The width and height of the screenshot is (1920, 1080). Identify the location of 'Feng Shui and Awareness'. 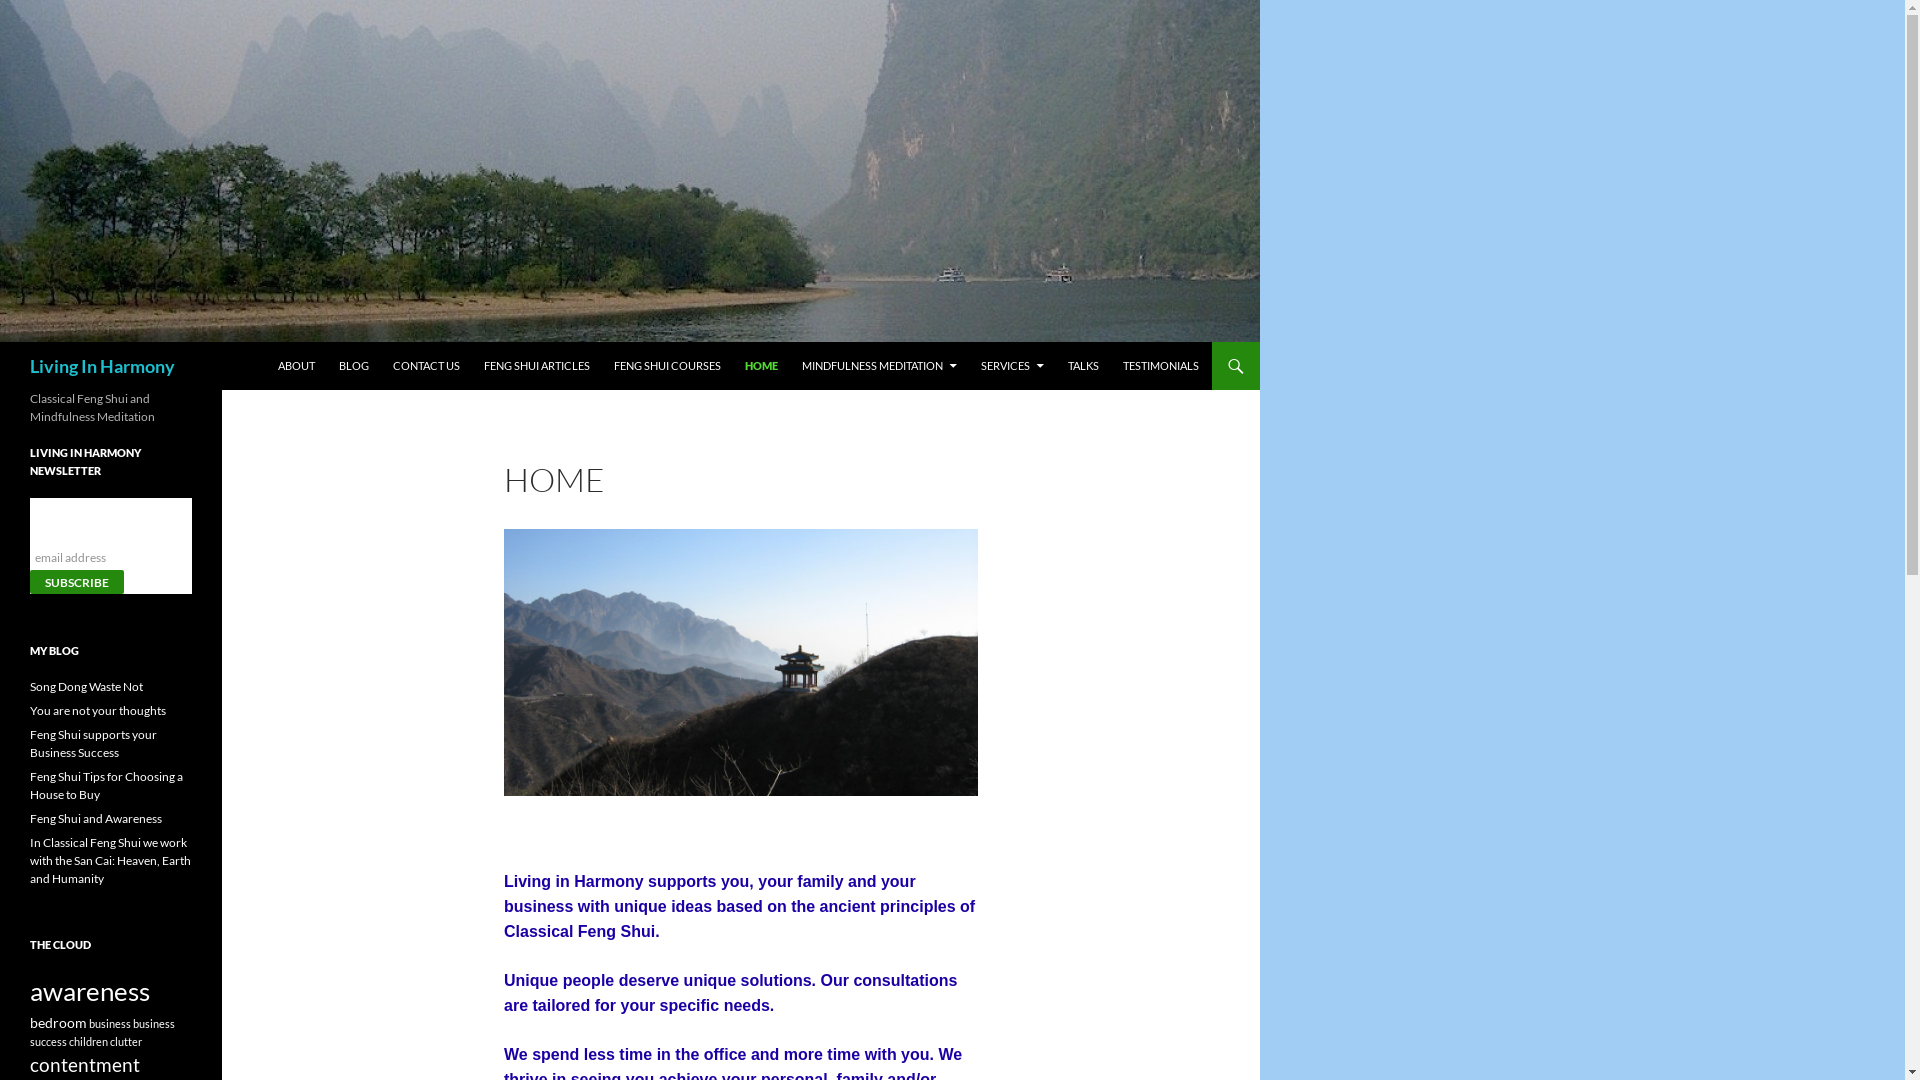
(95, 818).